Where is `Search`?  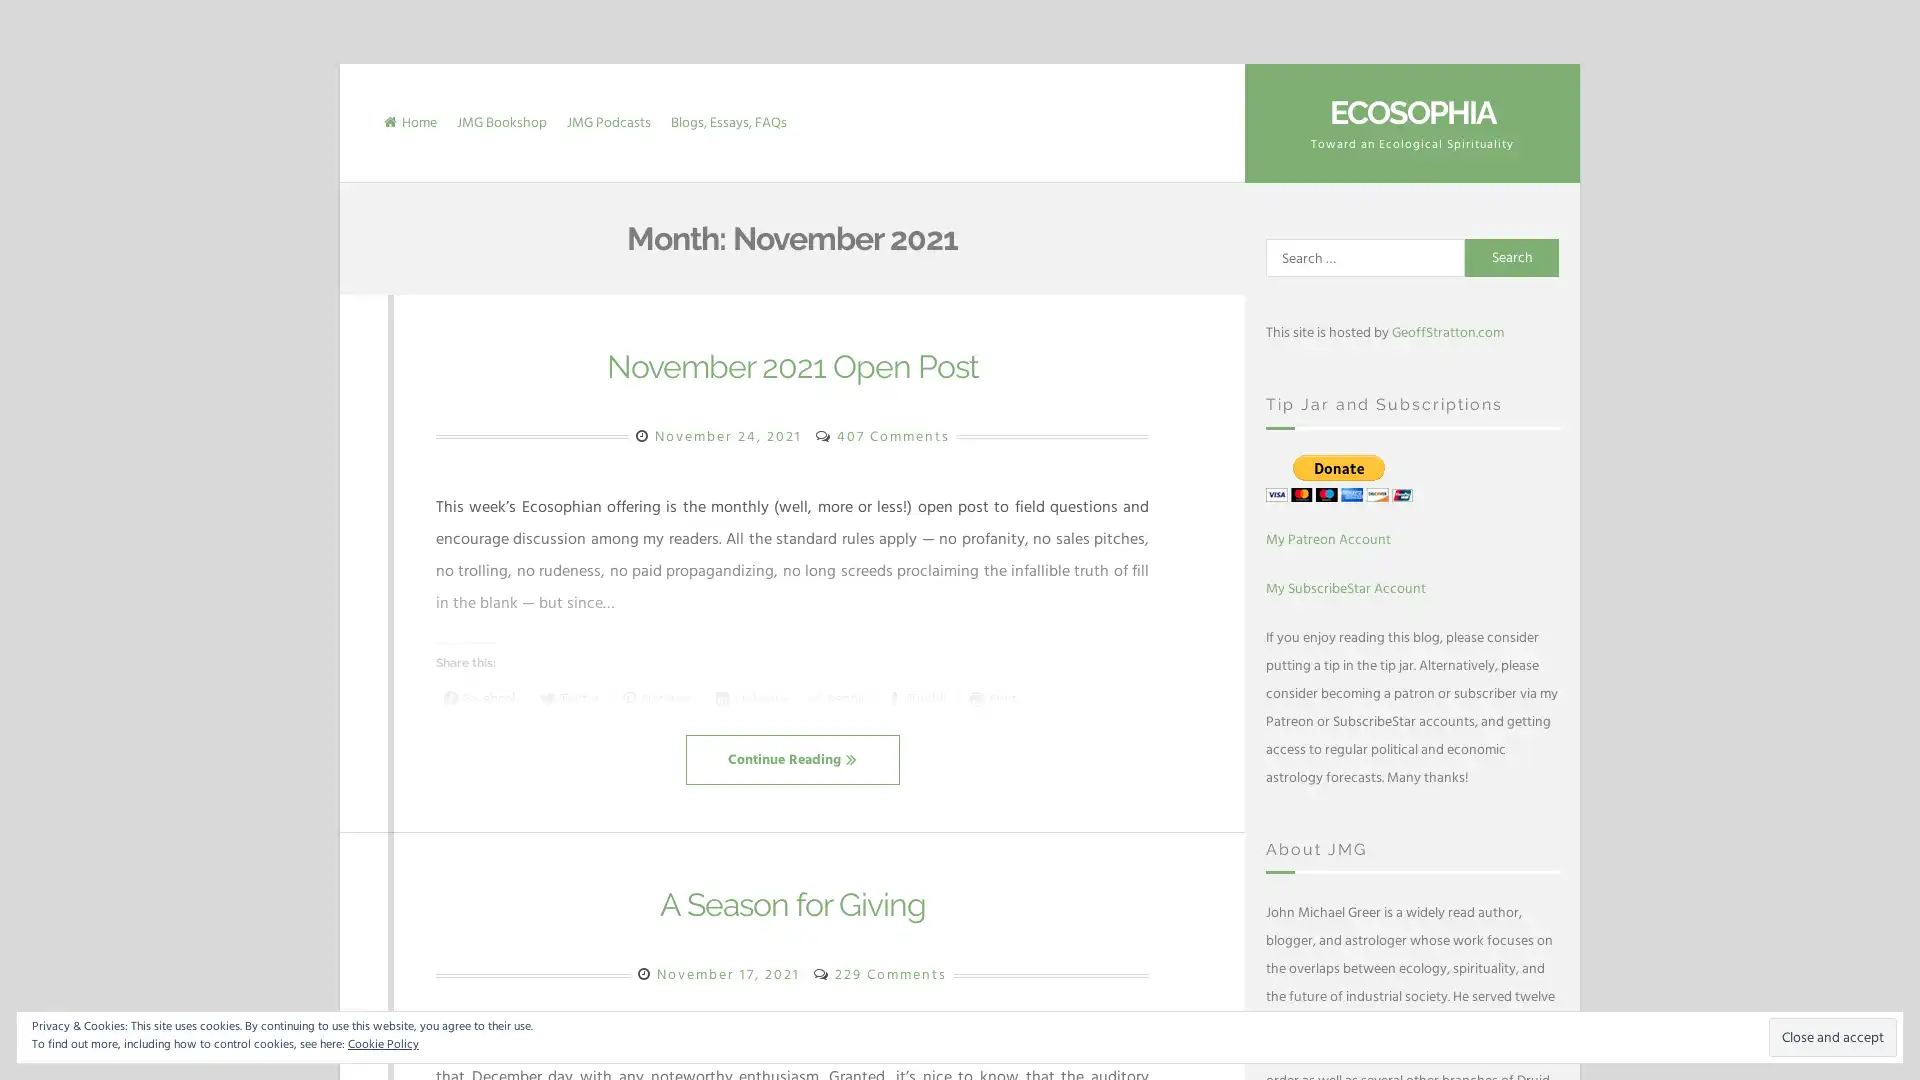 Search is located at coordinates (1512, 257).